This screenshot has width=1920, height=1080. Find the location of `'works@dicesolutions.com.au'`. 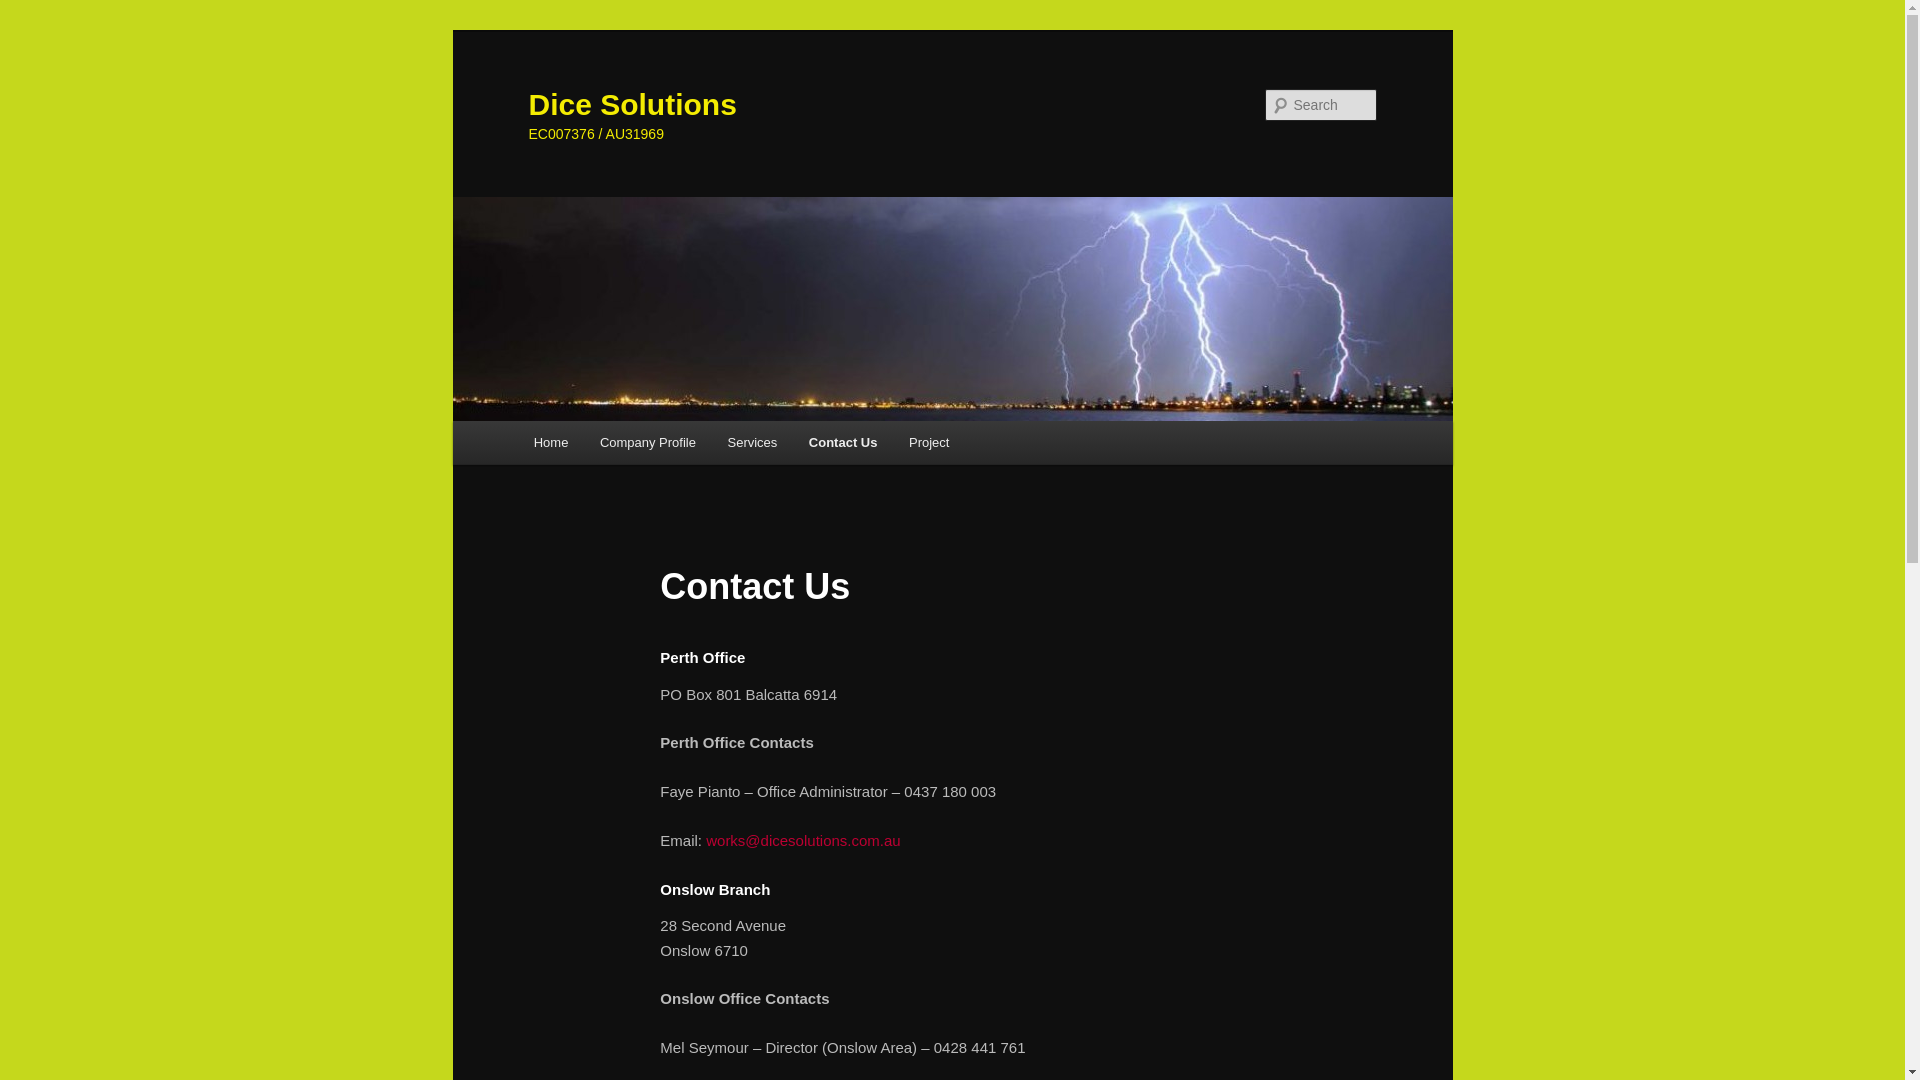

'works@dicesolutions.com.au' is located at coordinates (802, 840).